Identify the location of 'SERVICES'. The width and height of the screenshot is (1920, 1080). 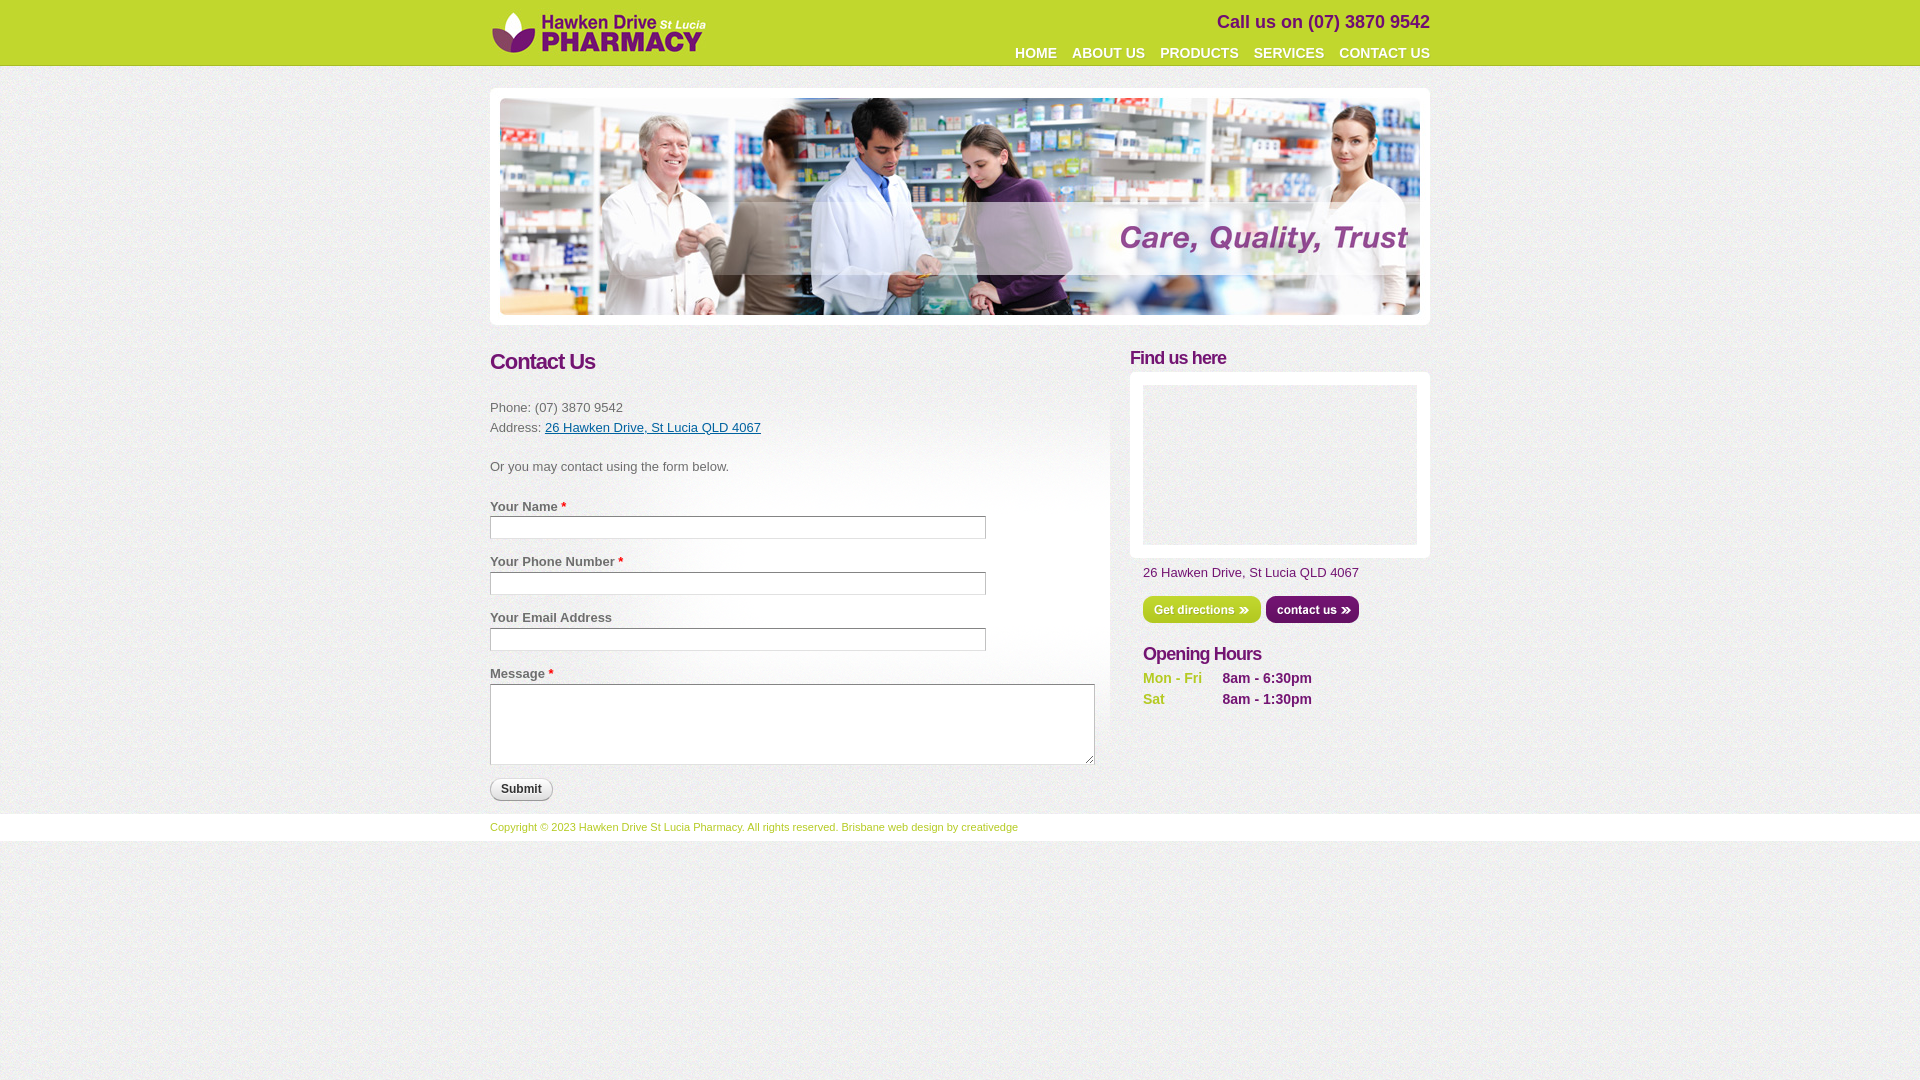
(1289, 52).